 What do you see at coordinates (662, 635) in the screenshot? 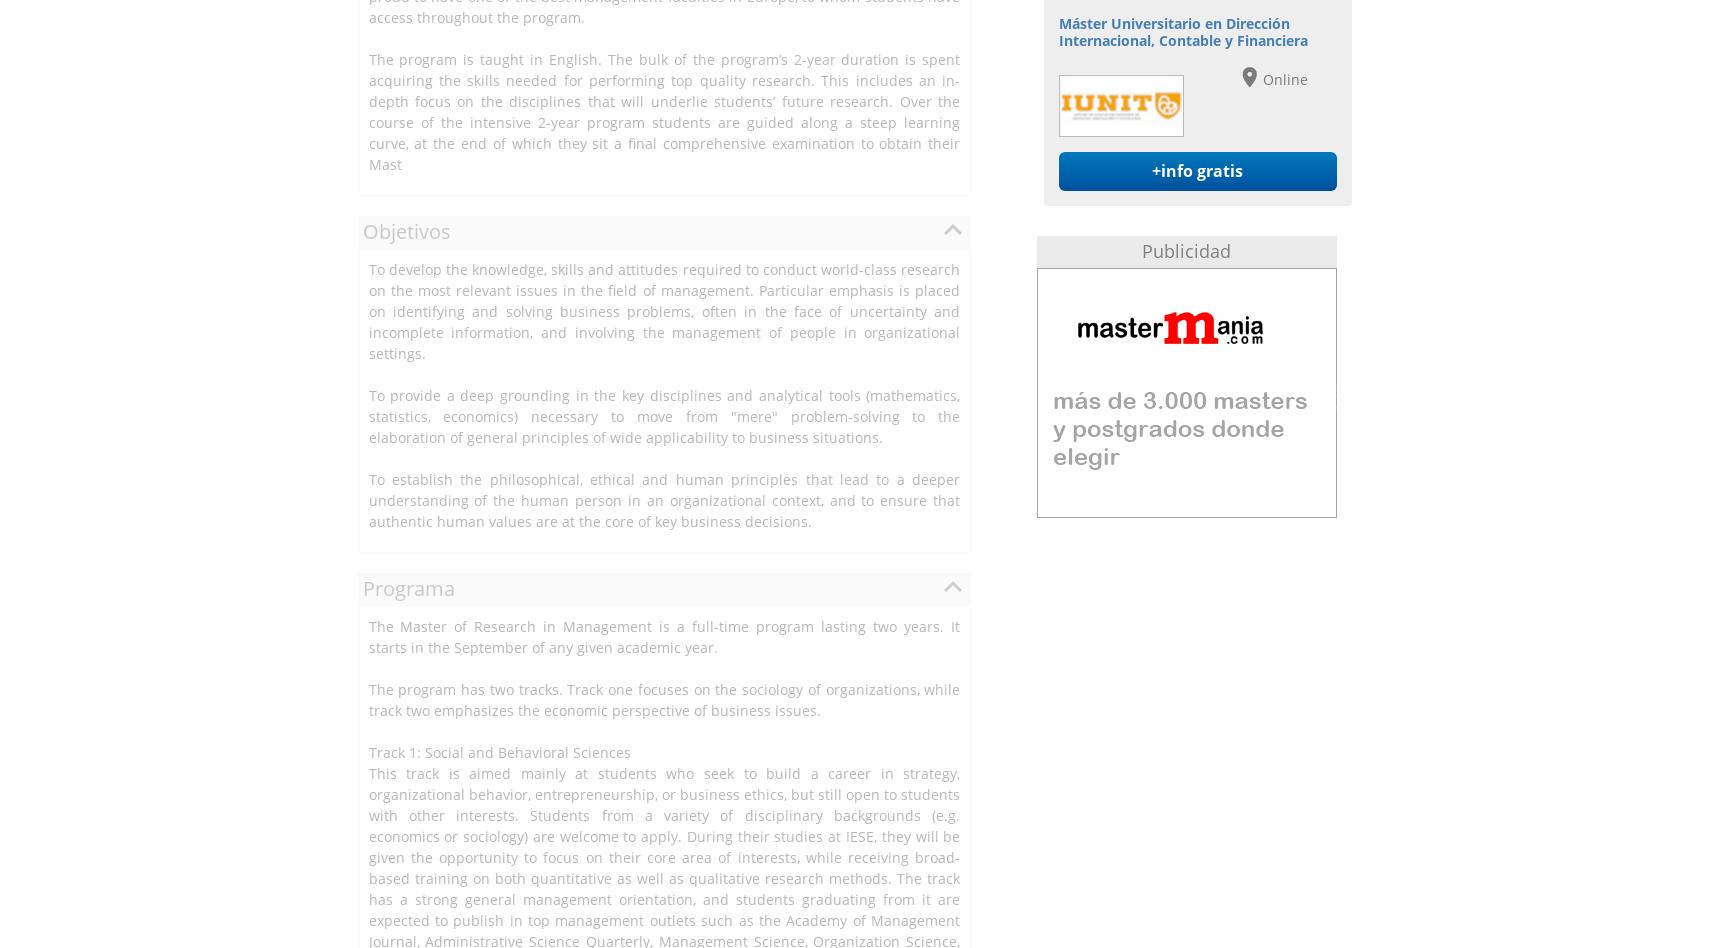
I see `'The Master of Research in Management is a full-time program lasting two years. It starts in the September of any given academic year.'` at bounding box center [662, 635].